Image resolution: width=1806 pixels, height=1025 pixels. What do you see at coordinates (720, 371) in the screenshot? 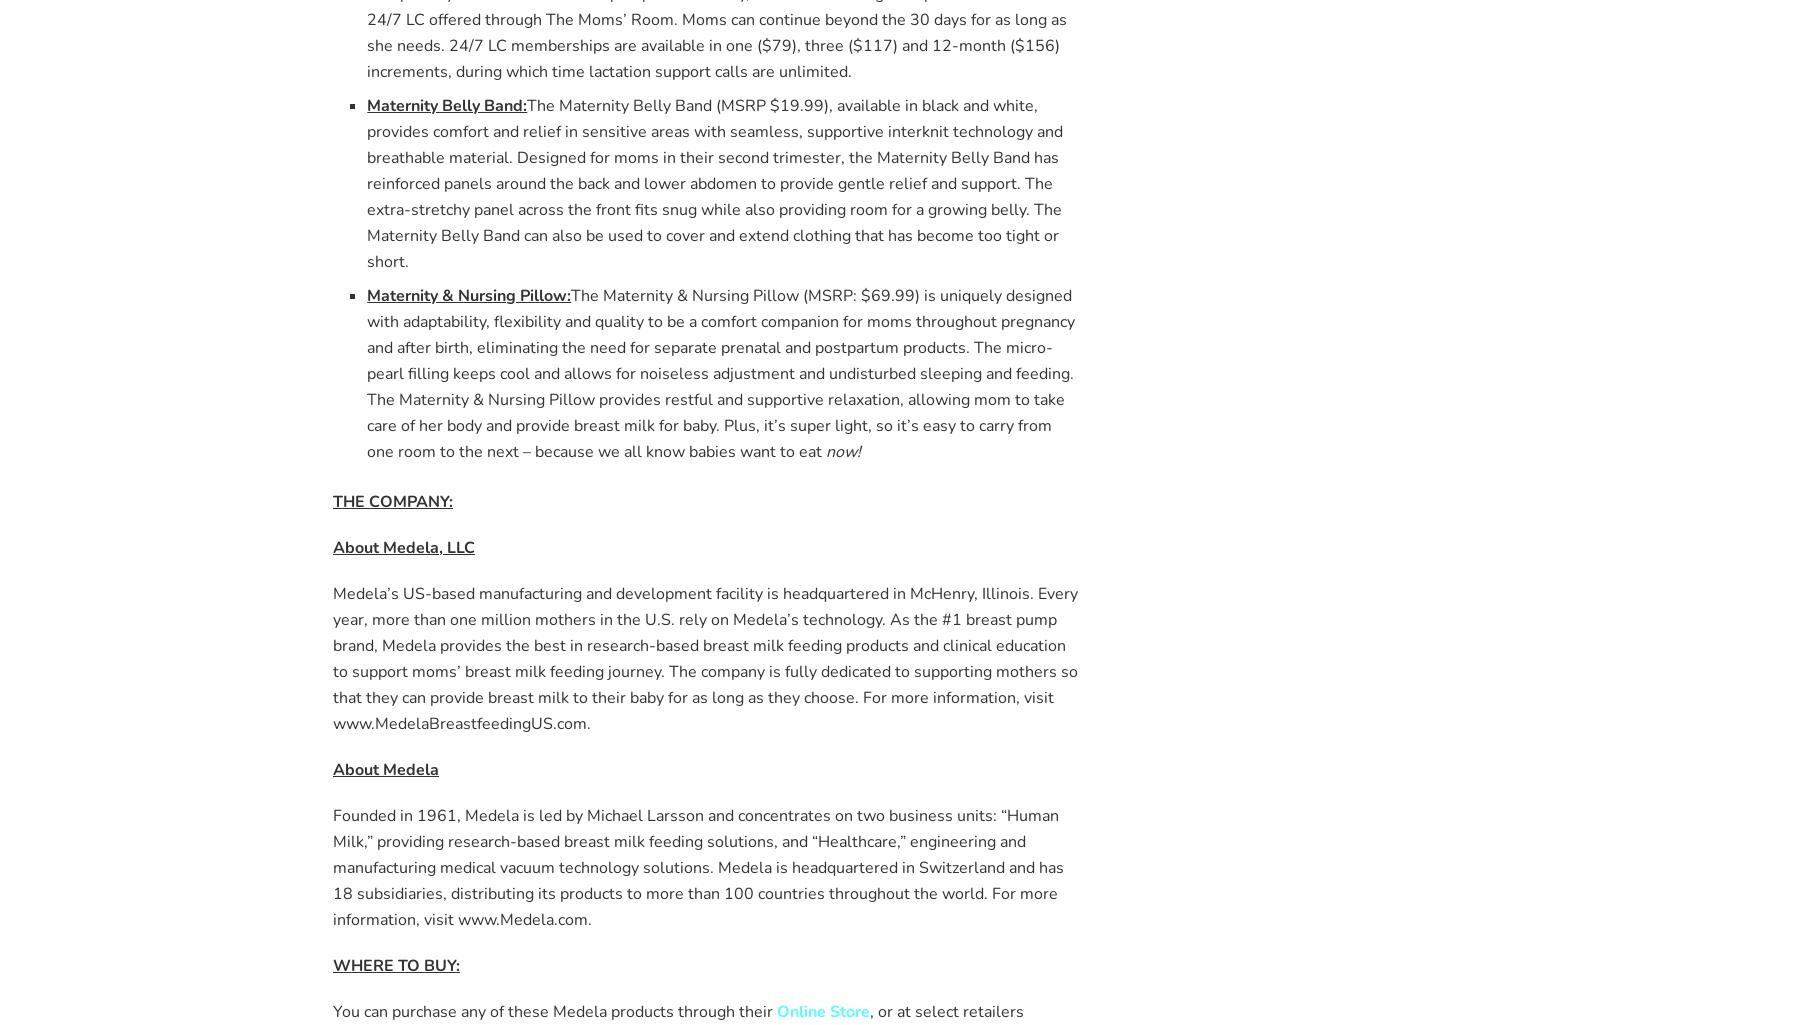
I see `'The Maternity & Nursing Pillow (MSRP: $69.99) is uniquely designed with adaptability, flexibility and quality to be a comfort companion for moms throughout pregnancy and after birth, eliminating the need for separate prenatal and postpartum products. The micro-pearl filling keeps cool and allows for noiseless adjustment and undisturbed sleeping and feeding. The Maternity & Nursing Pillow provides restful and supportive relaxation, allowing mom to take care of her body and provide breast milk for baby. Plus, it’s super light, so it’s easy to carry from one room to the next – because we all know babies want to eat'` at bounding box center [720, 371].